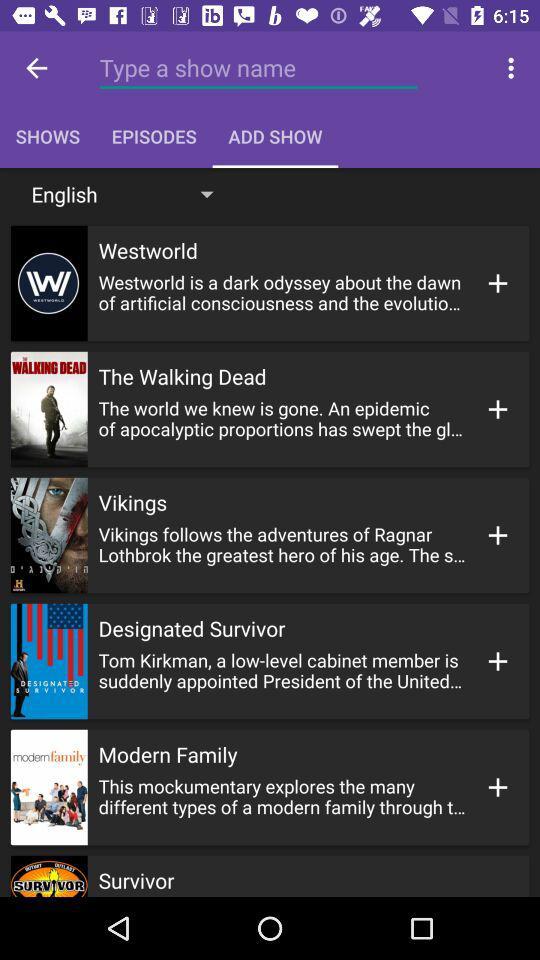 The height and width of the screenshot is (960, 540). What do you see at coordinates (36, 68) in the screenshot?
I see `icon above shows` at bounding box center [36, 68].